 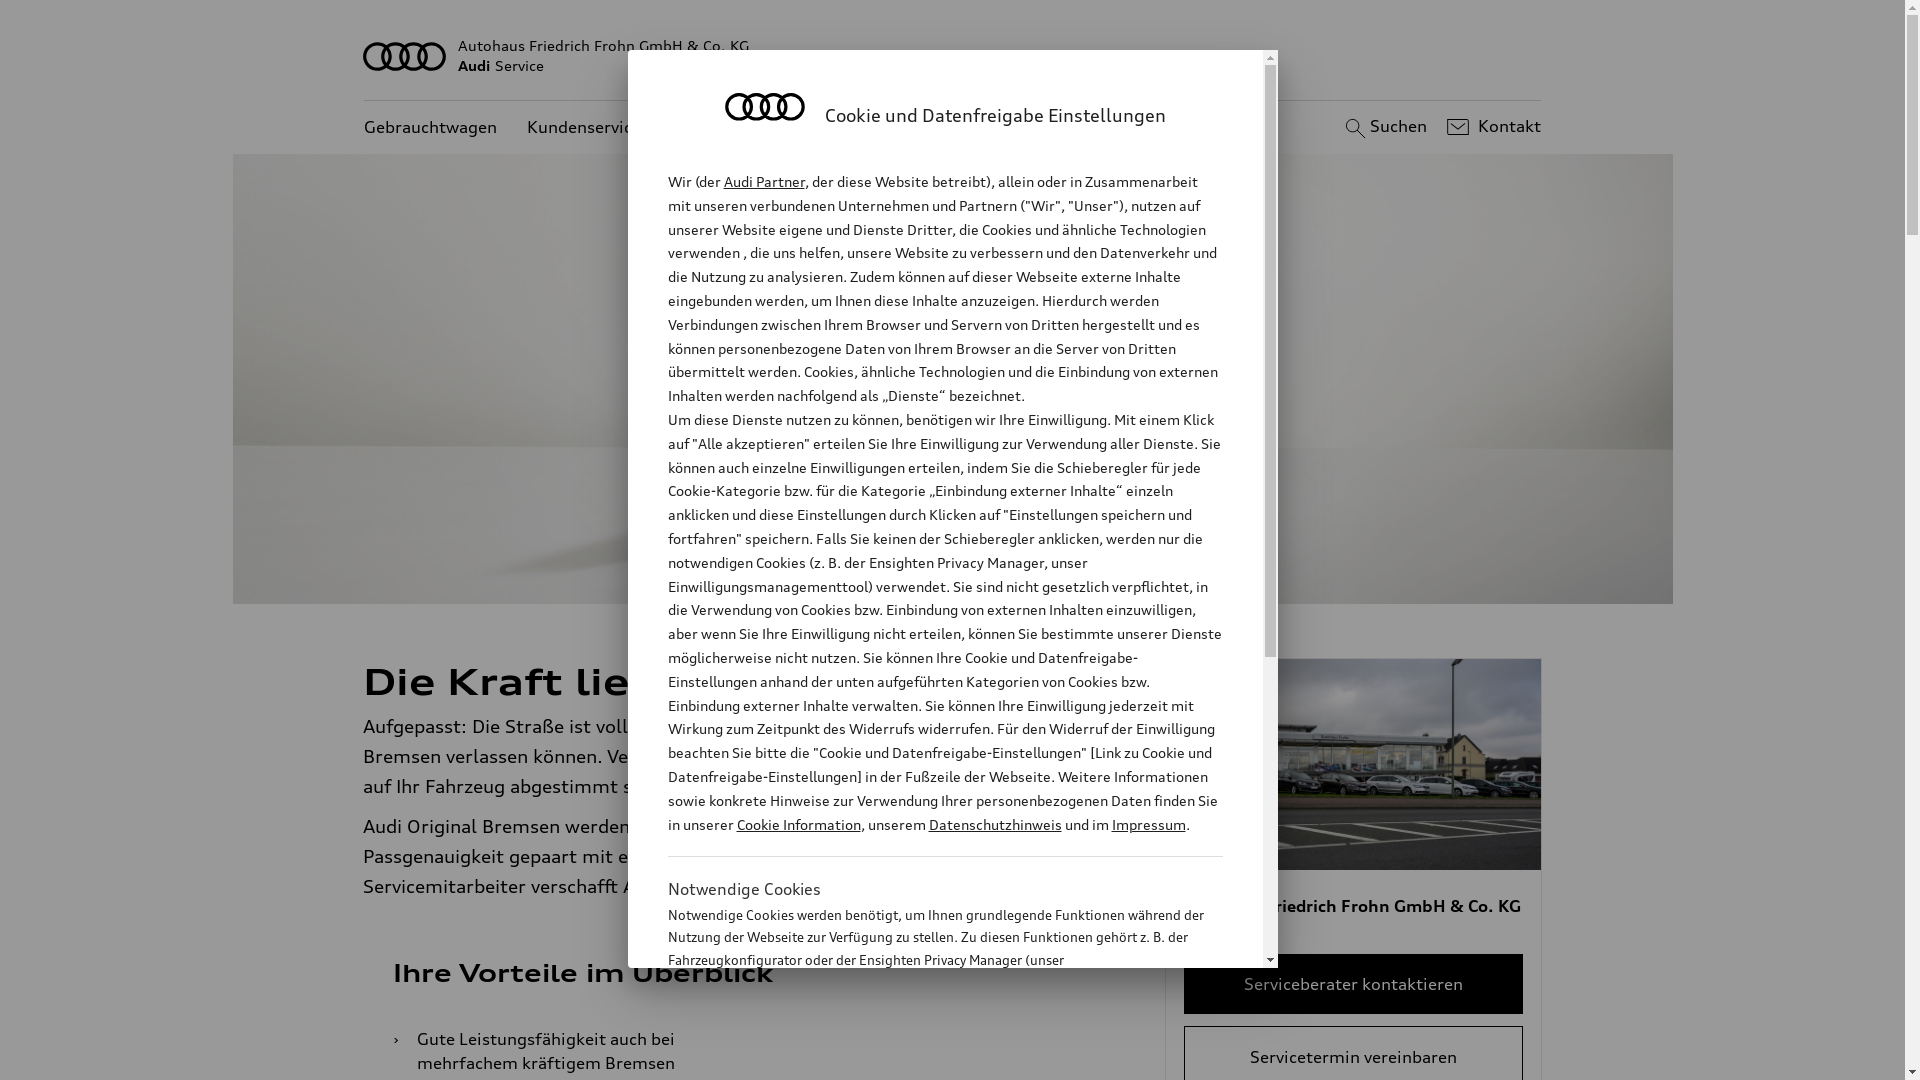 I want to click on 'Impressum', so click(x=1148, y=824).